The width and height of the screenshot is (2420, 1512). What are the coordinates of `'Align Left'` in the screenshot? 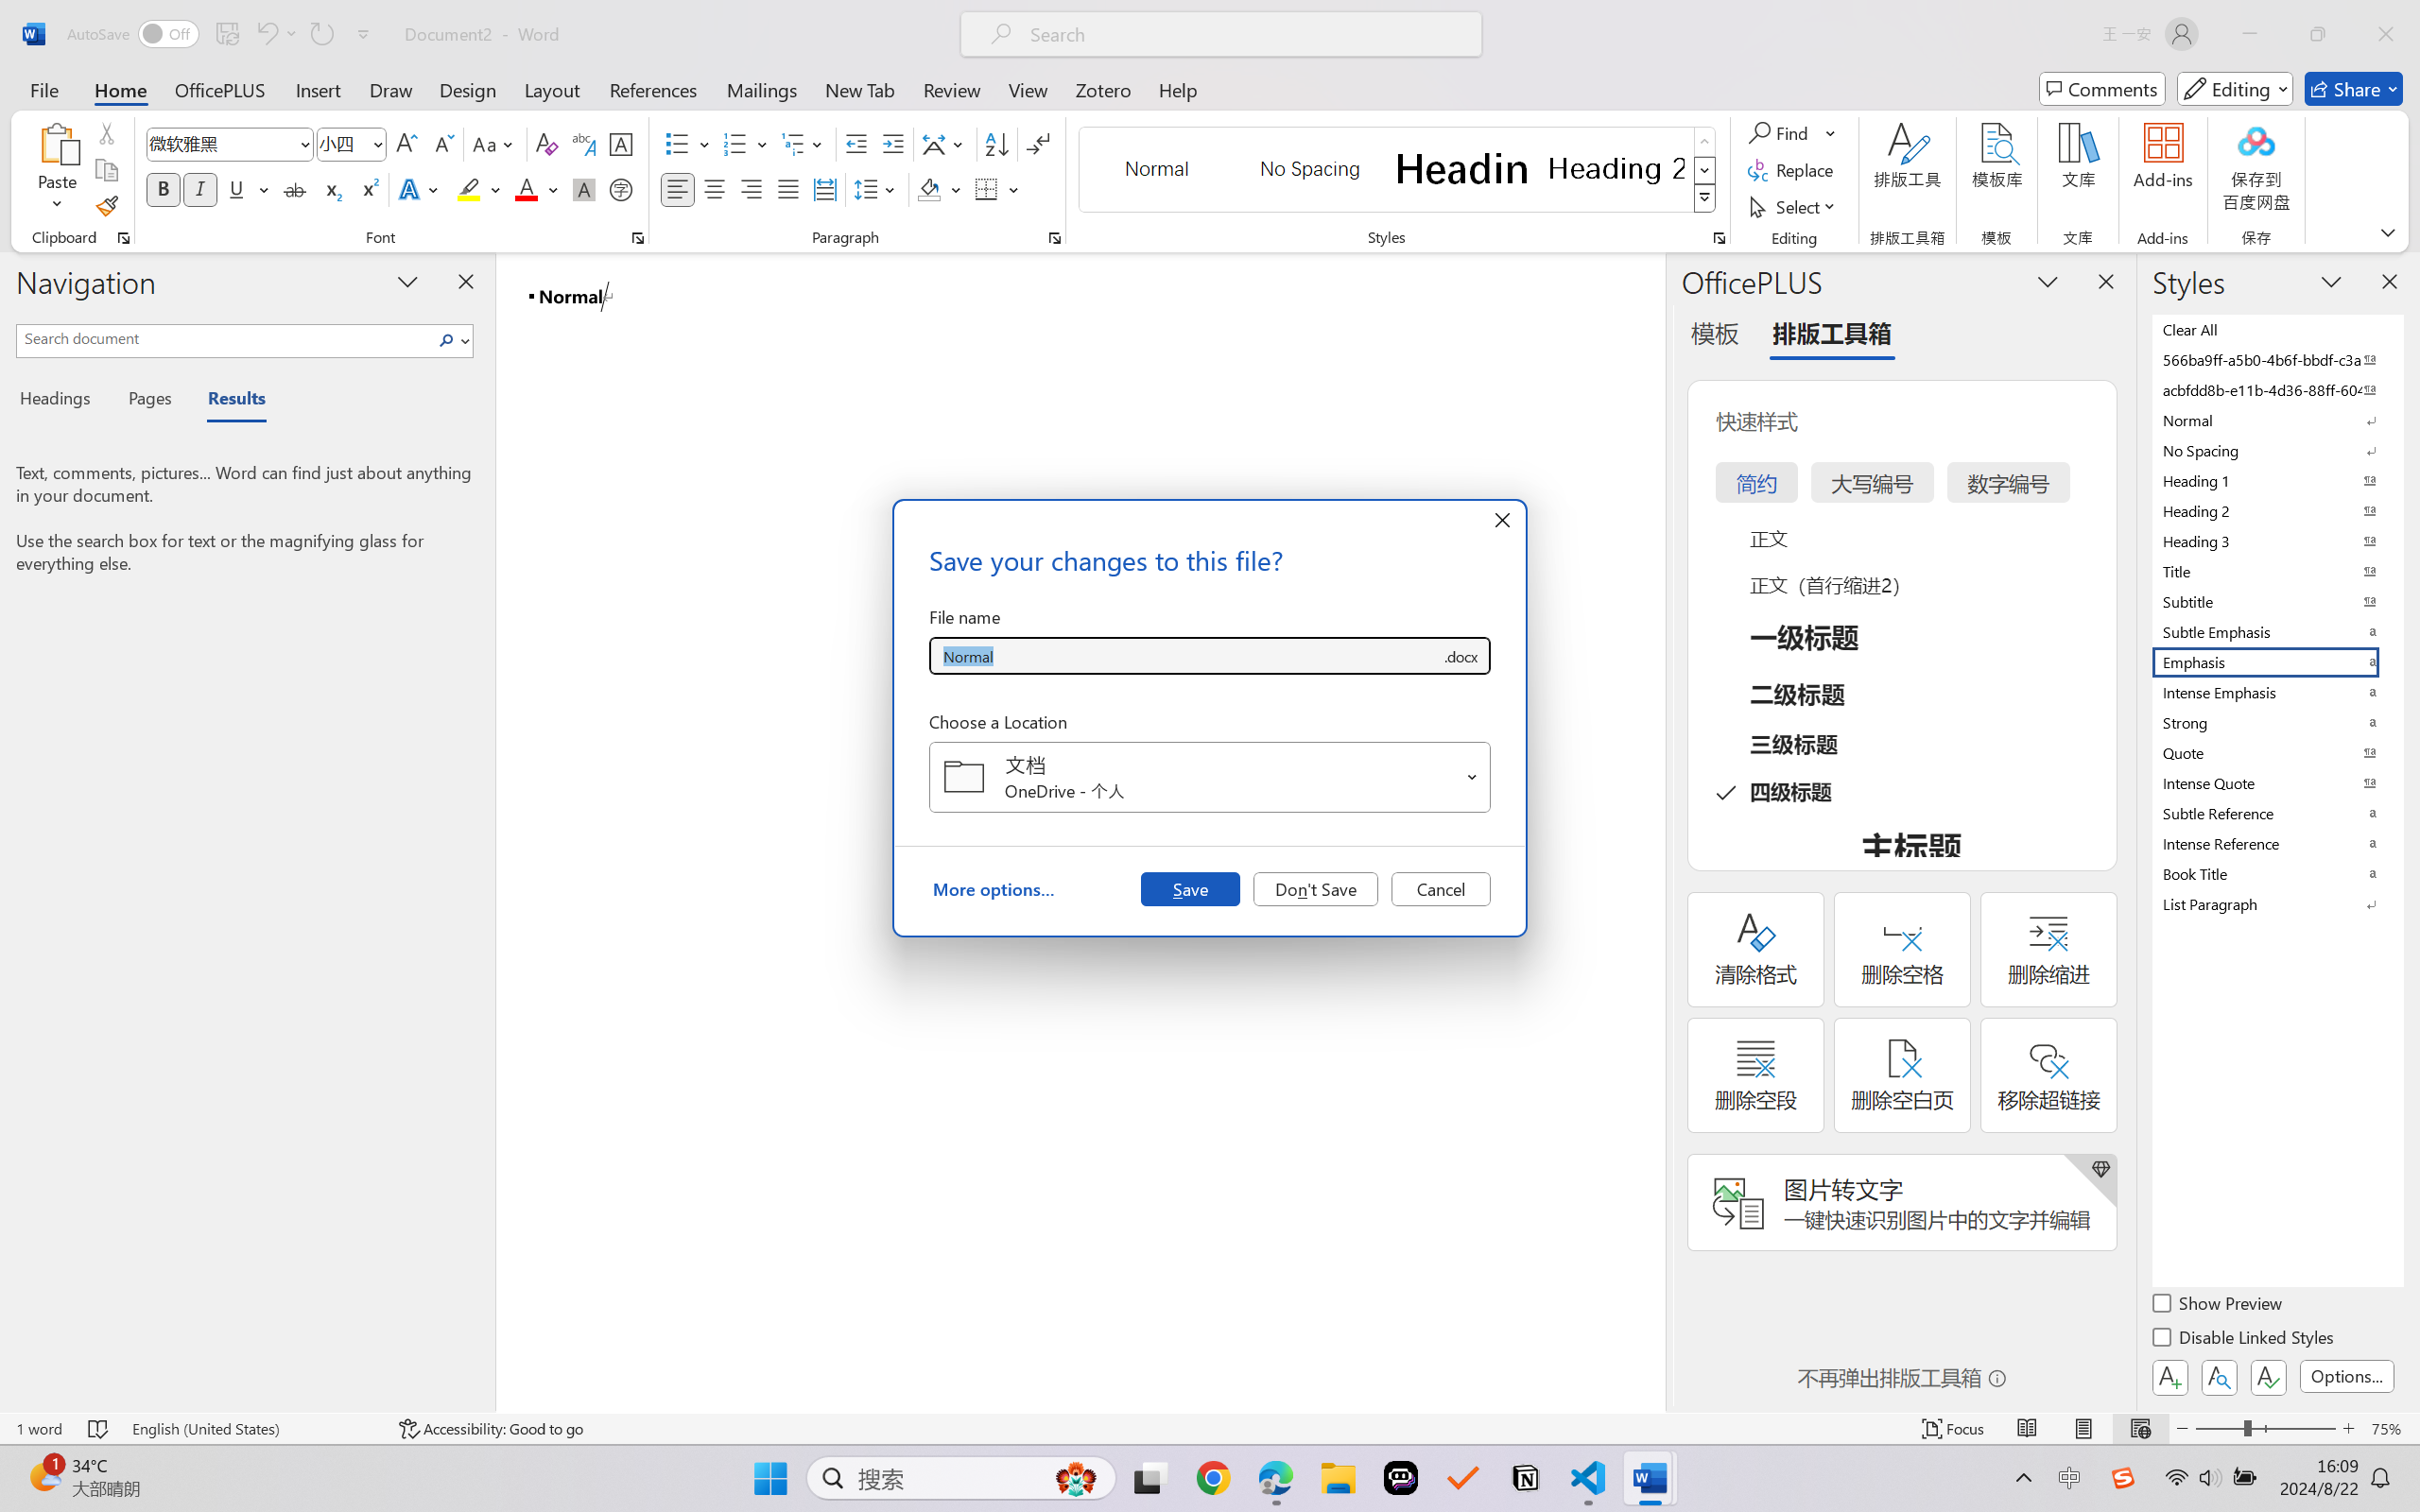 It's located at (677, 188).